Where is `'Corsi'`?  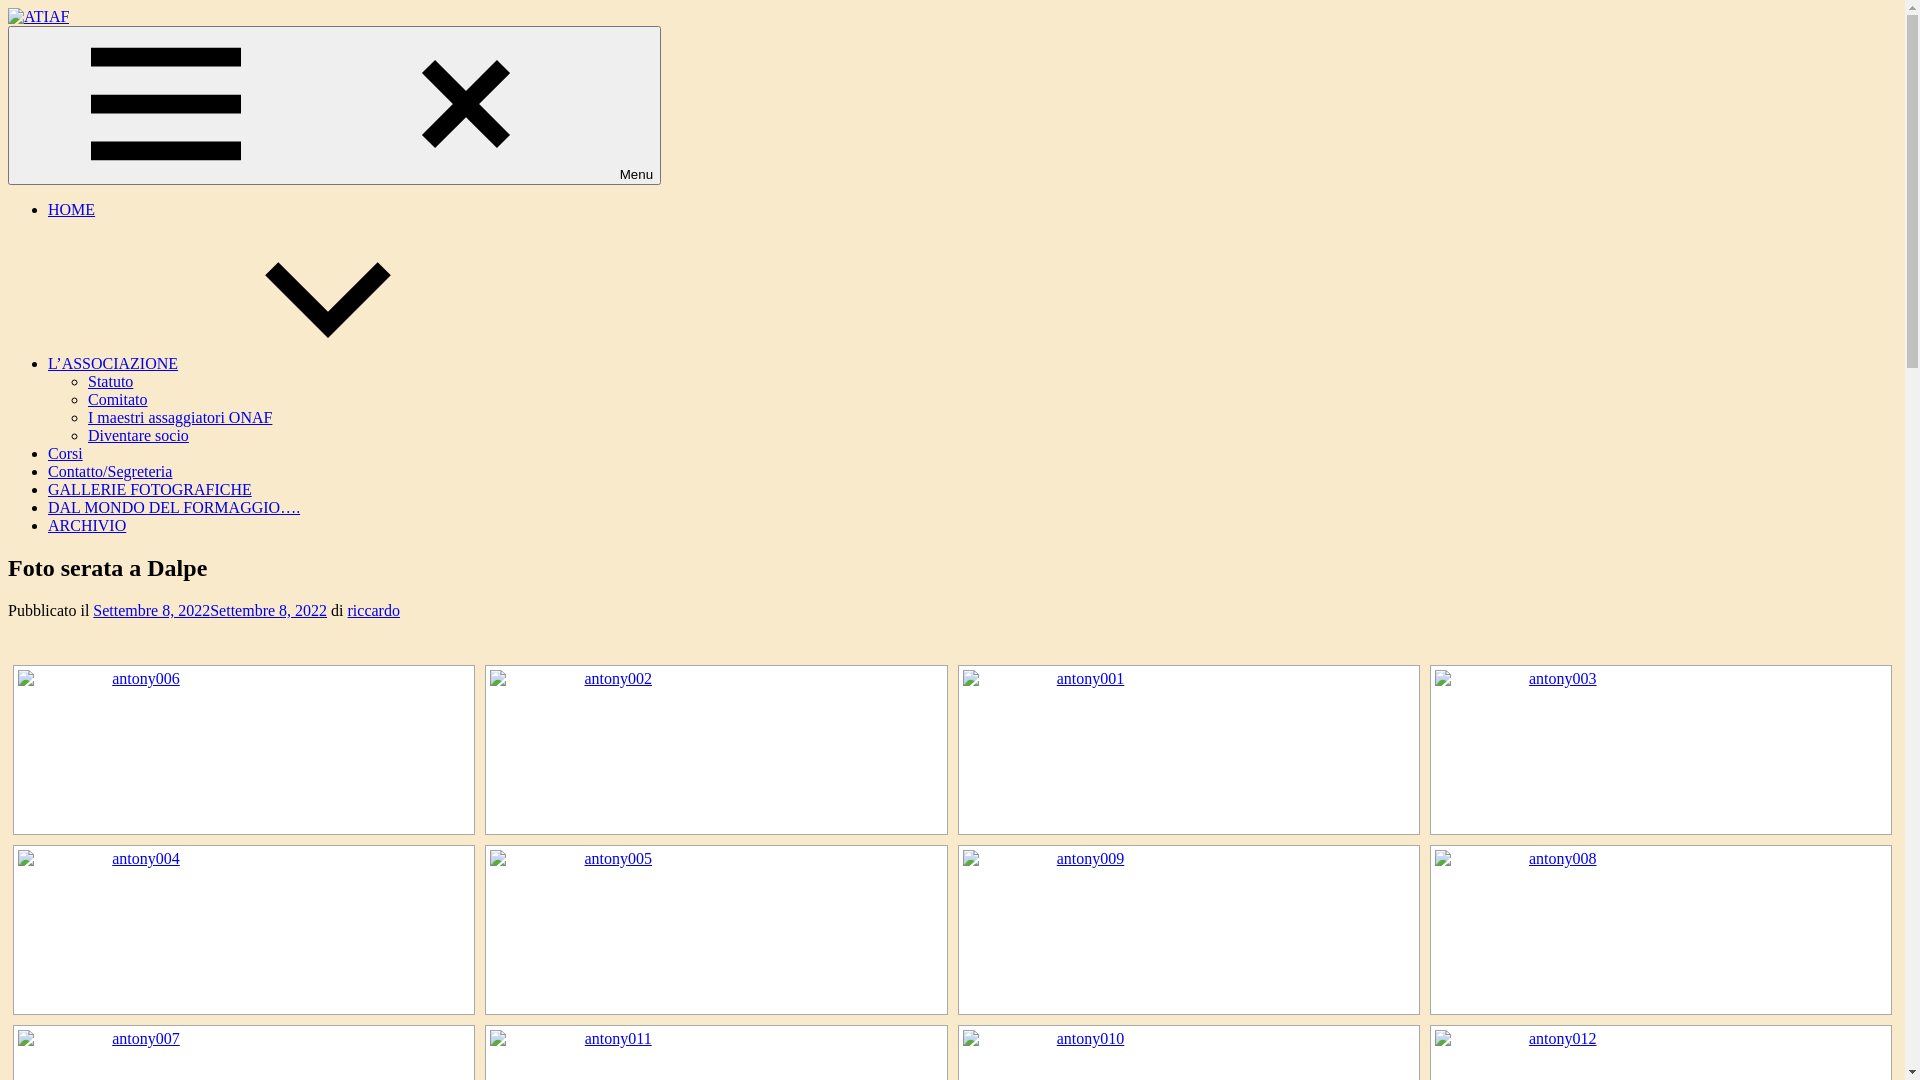 'Corsi' is located at coordinates (48, 453).